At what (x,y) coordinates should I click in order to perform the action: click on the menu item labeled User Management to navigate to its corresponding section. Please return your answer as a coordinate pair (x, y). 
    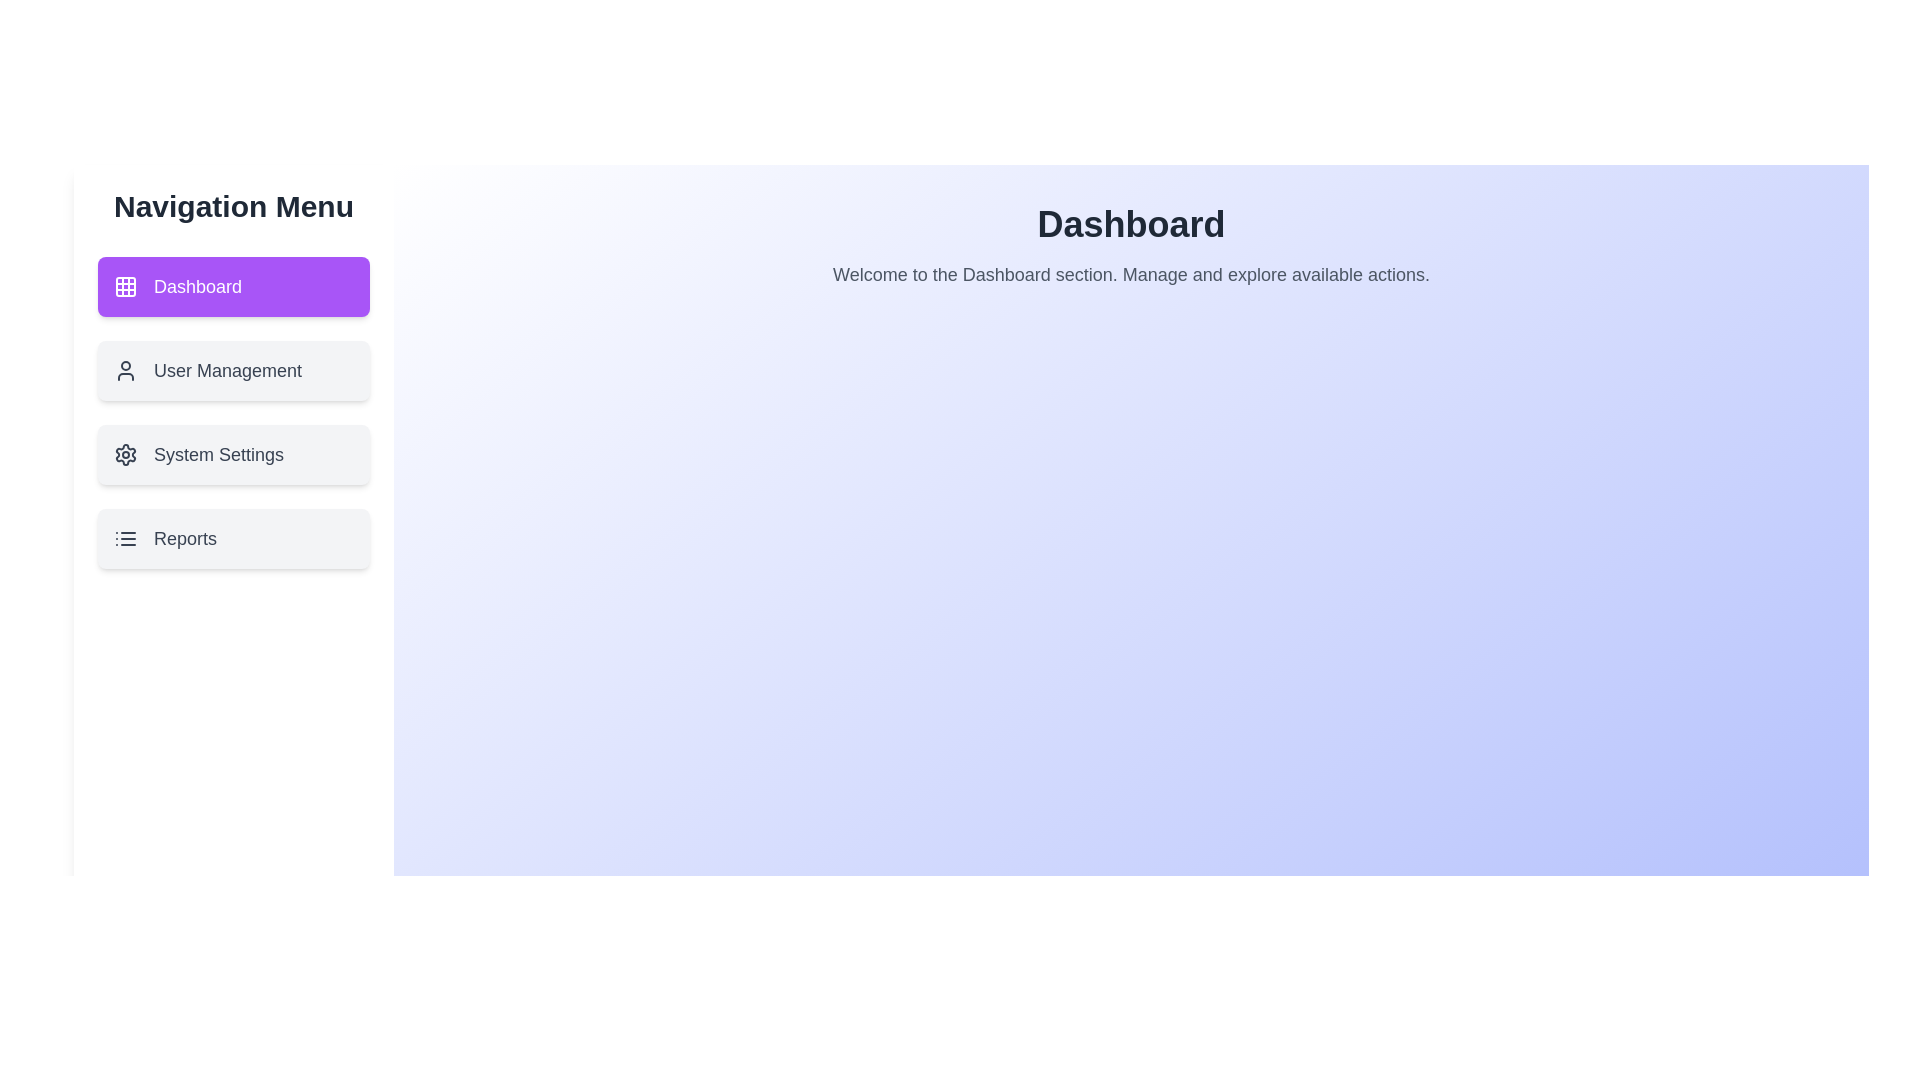
    Looking at the image, I should click on (234, 370).